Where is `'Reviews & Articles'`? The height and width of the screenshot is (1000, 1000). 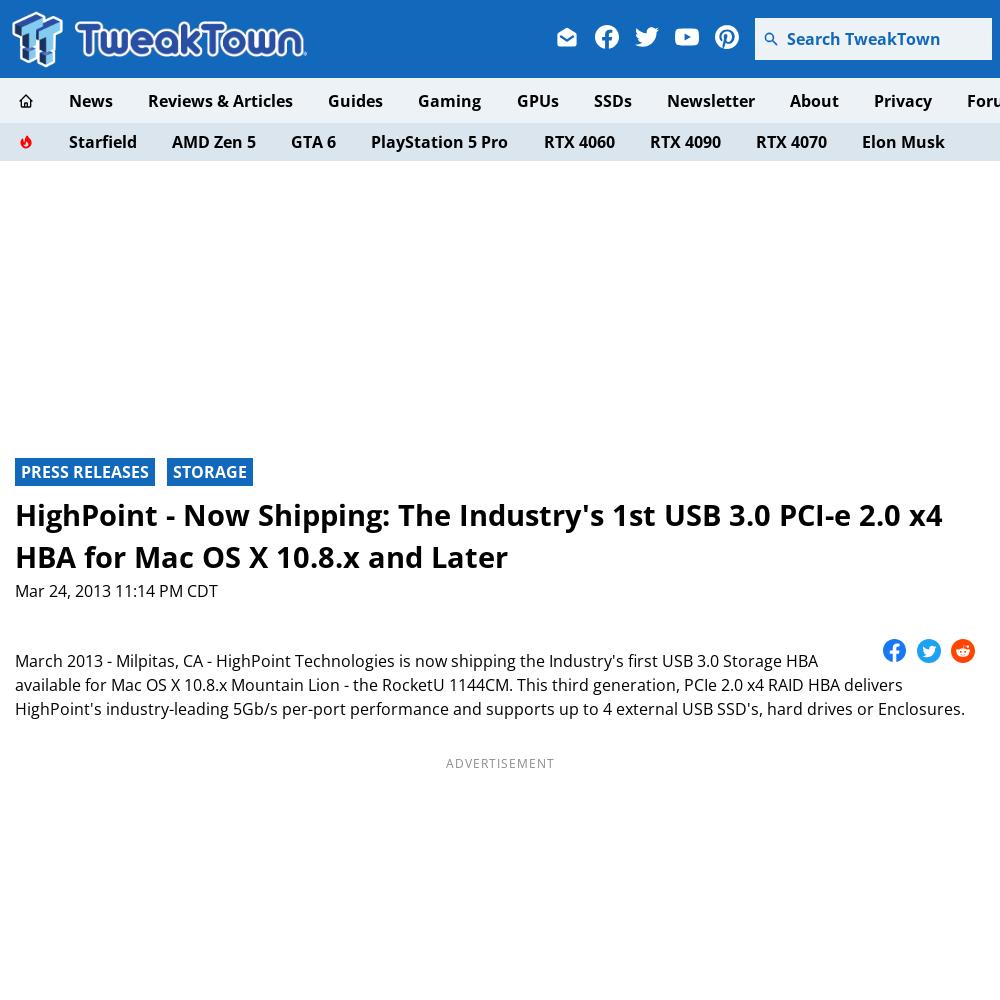 'Reviews & Articles' is located at coordinates (218, 100).